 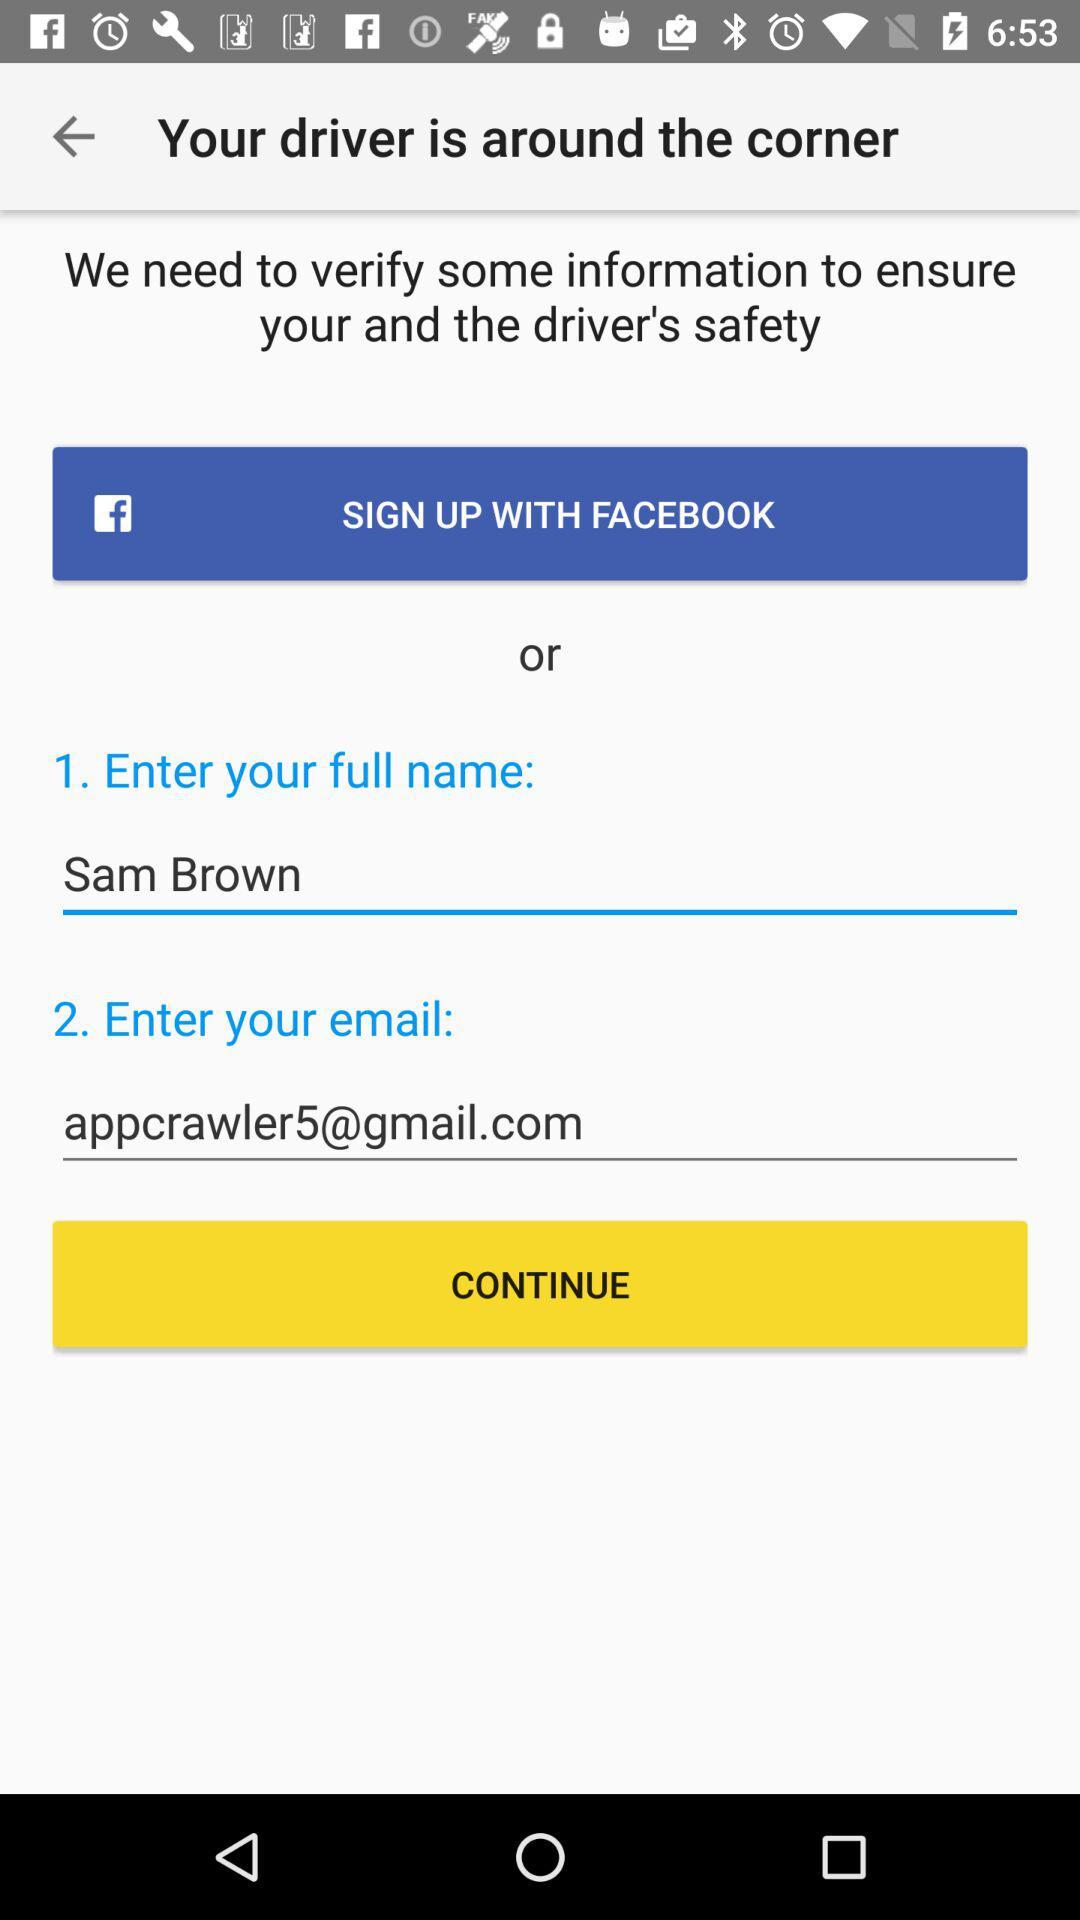 What do you see at coordinates (540, 1122) in the screenshot?
I see `the item below the 2 enter your` at bounding box center [540, 1122].